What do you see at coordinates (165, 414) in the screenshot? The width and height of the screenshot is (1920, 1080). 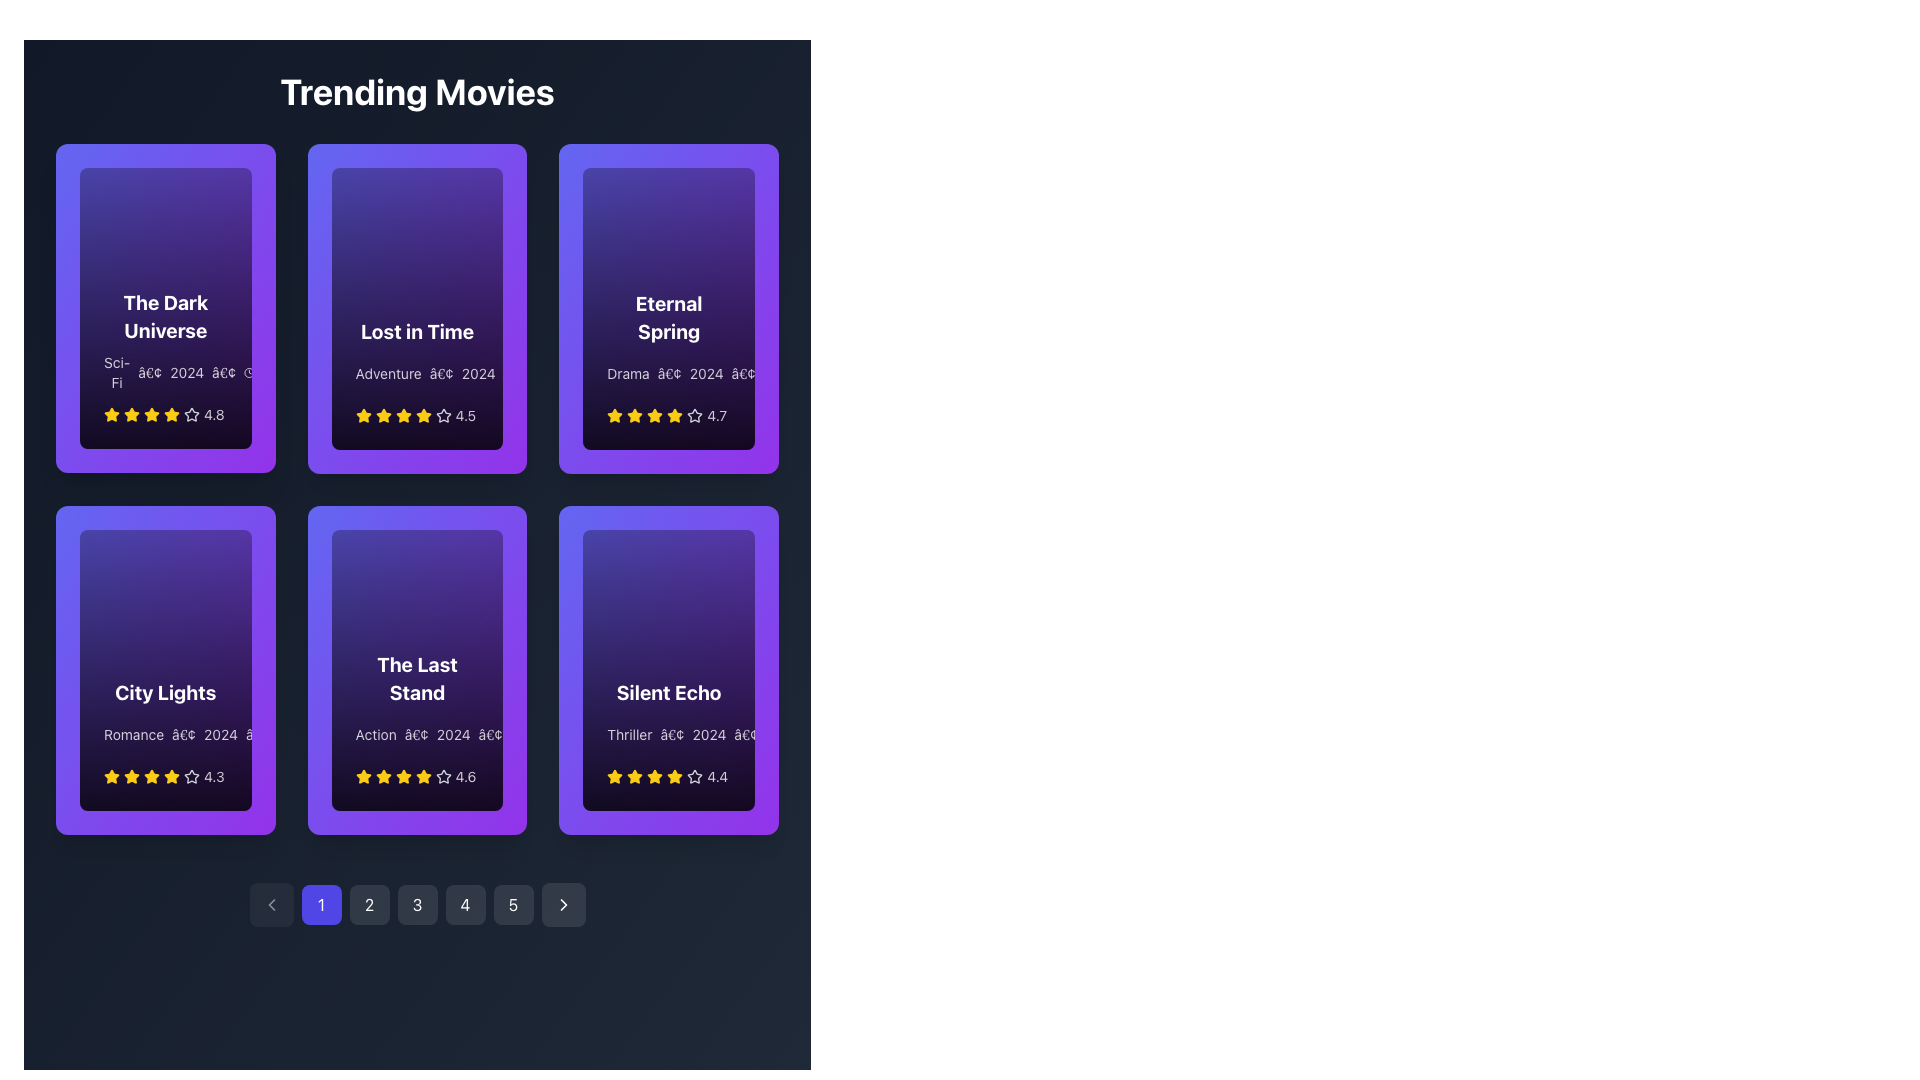 I see `numeric rating value displayed below the genre and year text for the movie 'The Dark Universe', represented by star icons and a numeric label` at bounding box center [165, 414].